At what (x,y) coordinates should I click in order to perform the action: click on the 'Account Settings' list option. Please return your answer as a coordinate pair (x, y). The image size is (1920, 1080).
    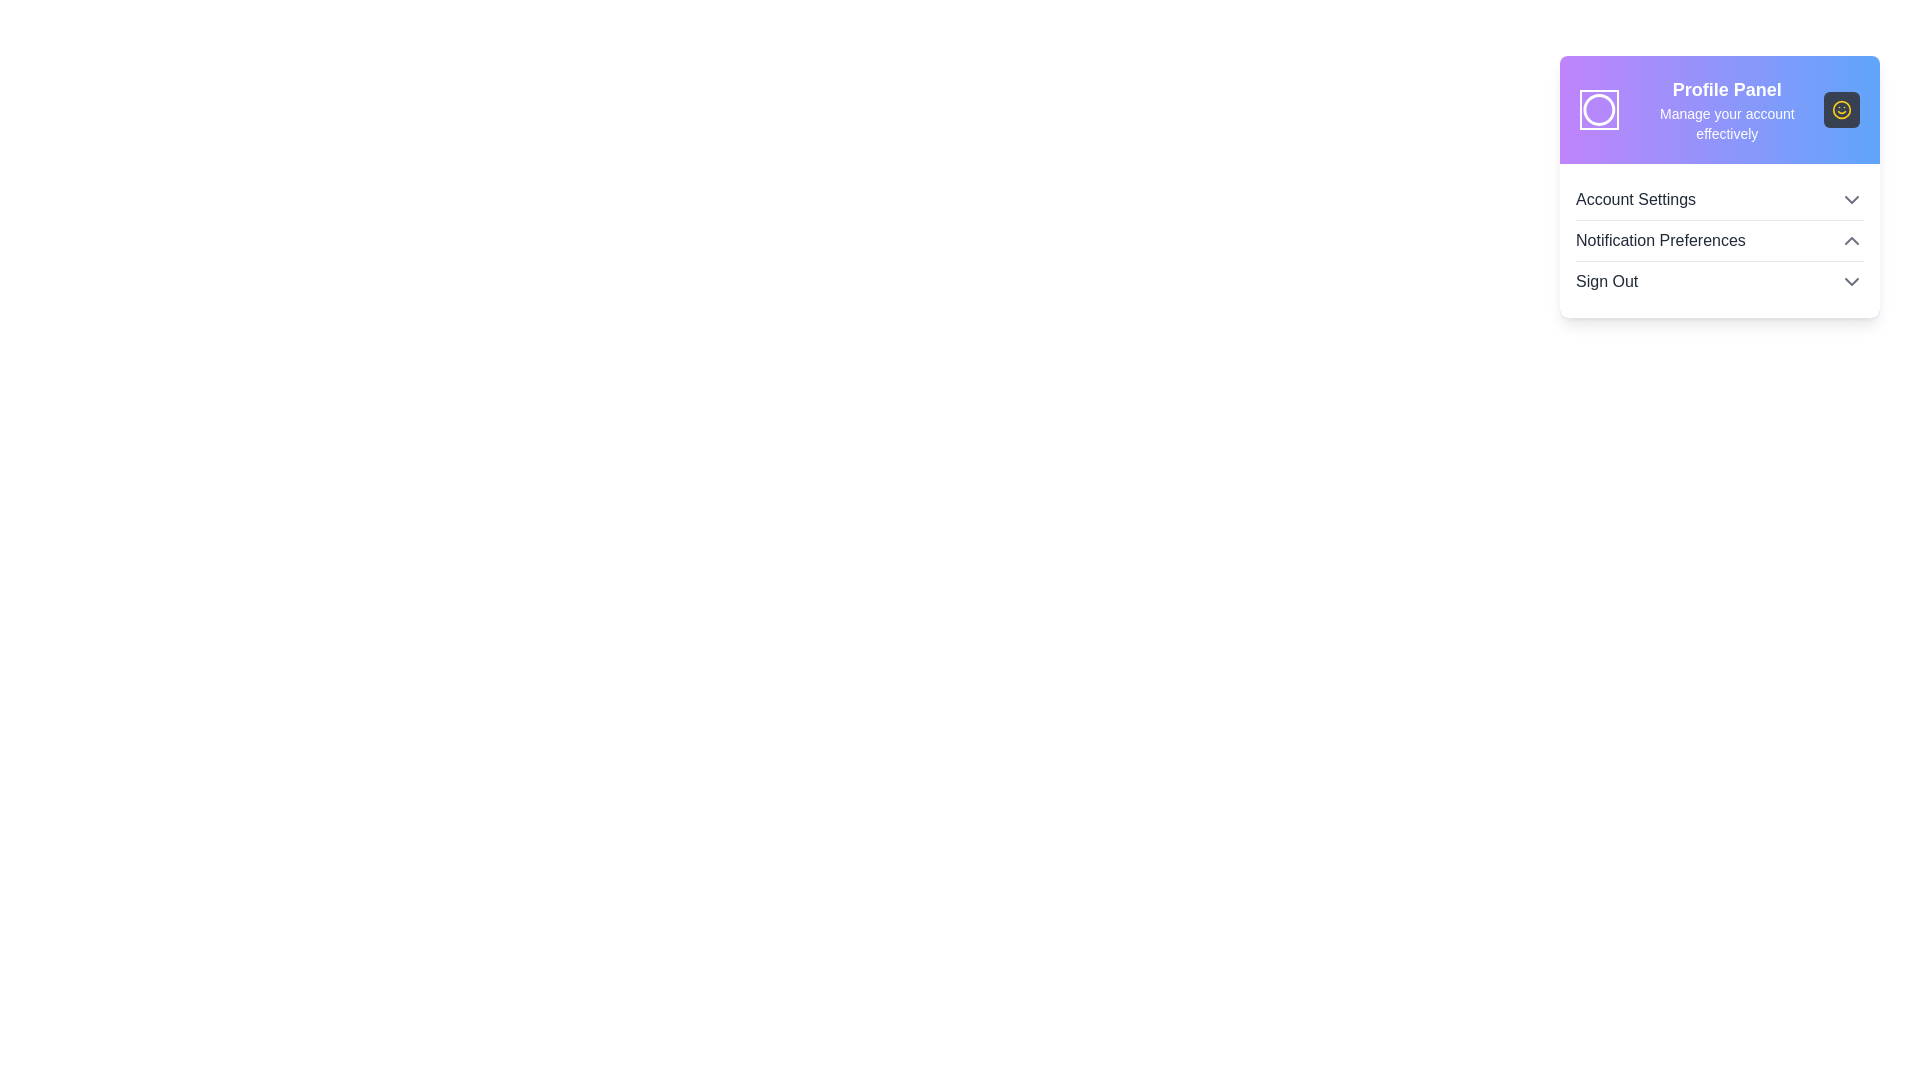
    Looking at the image, I should click on (1718, 200).